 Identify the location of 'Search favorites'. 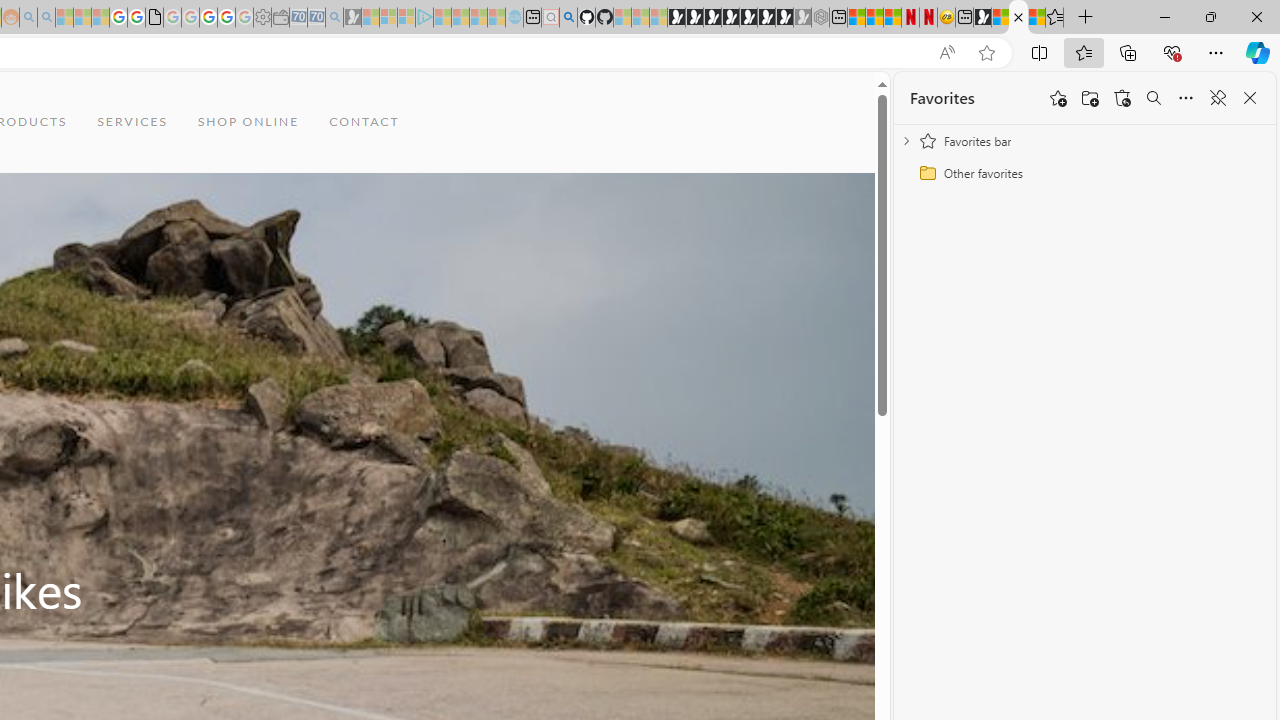
(1153, 98).